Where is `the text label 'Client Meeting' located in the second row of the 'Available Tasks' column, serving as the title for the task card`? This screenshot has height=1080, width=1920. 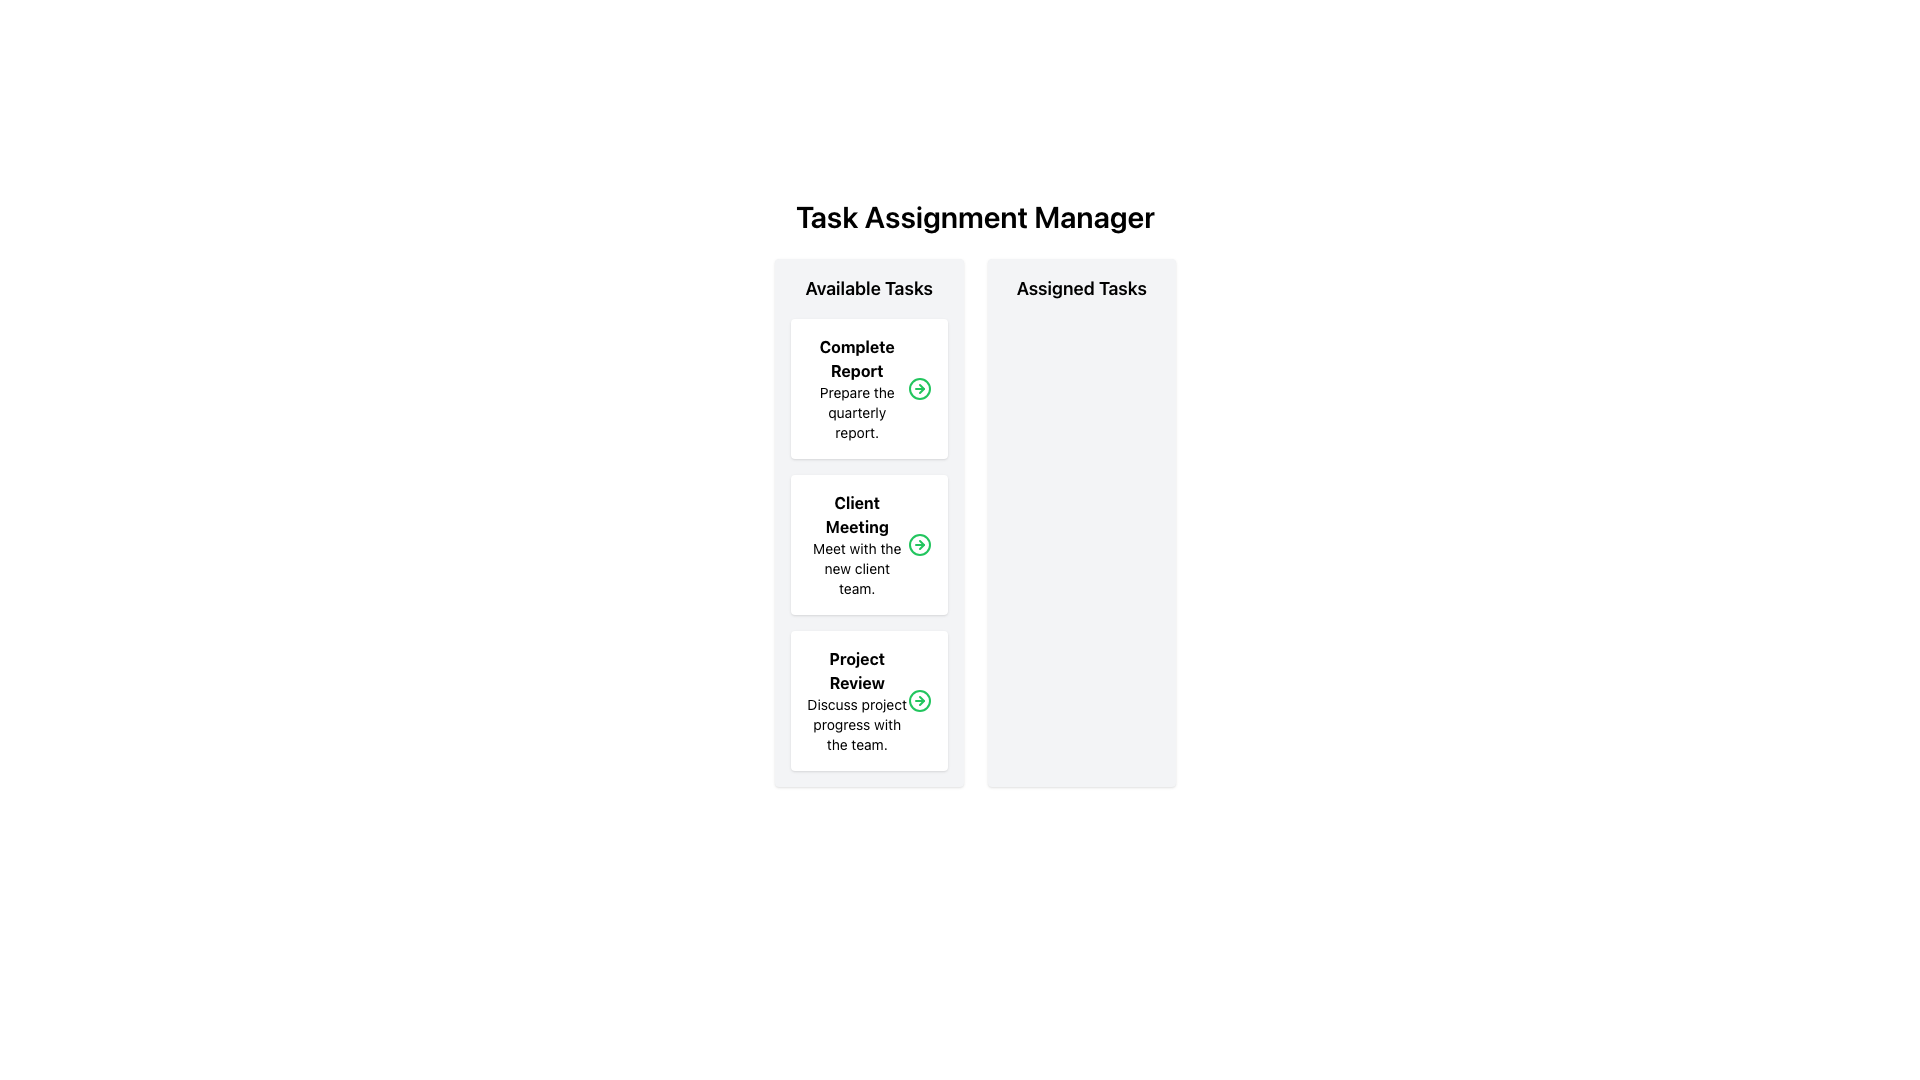 the text label 'Client Meeting' located in the second row of the 'Available Tasks' column, serving as the title for the task card is located at coordinates (857, 514).